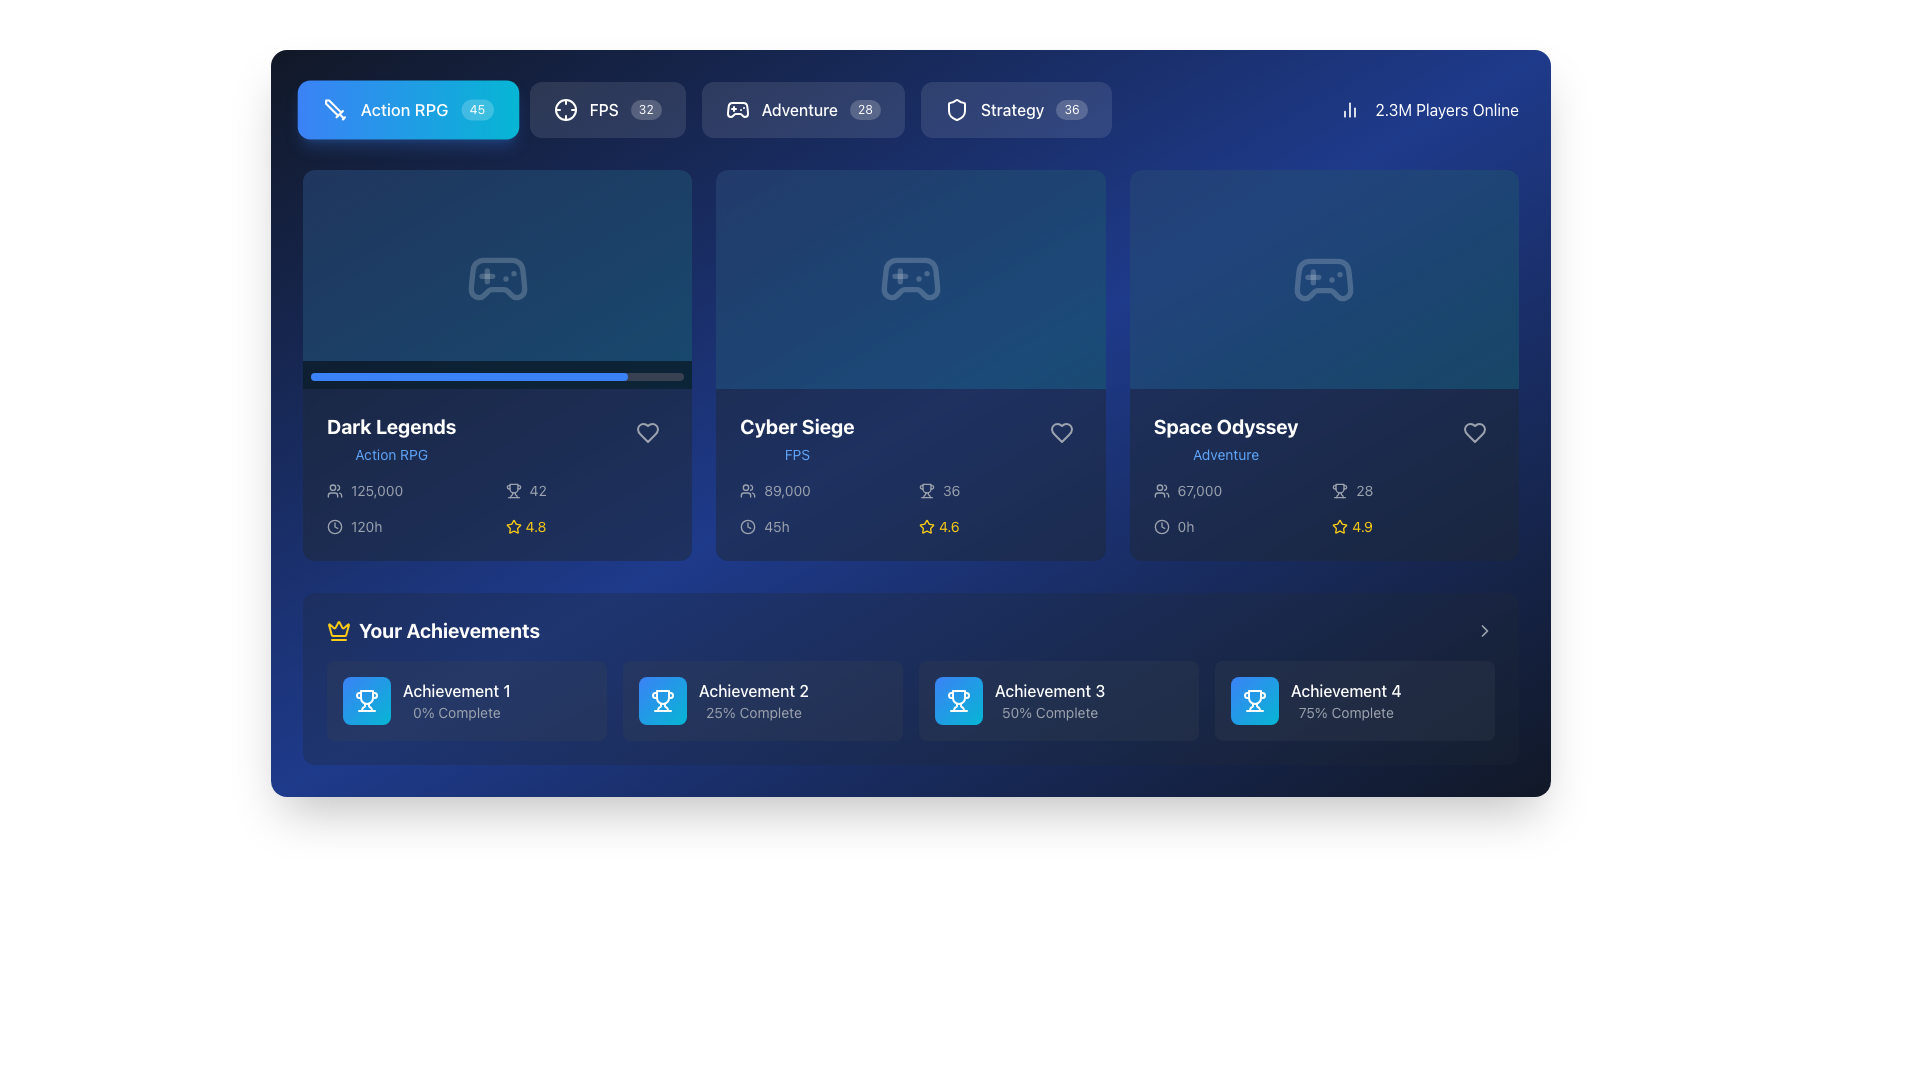  Describe the element at coordinates (747, 525) in the screenshot. I see `SVG code of the clock representation circle located within the top-right corner of the card-like component` at that location.